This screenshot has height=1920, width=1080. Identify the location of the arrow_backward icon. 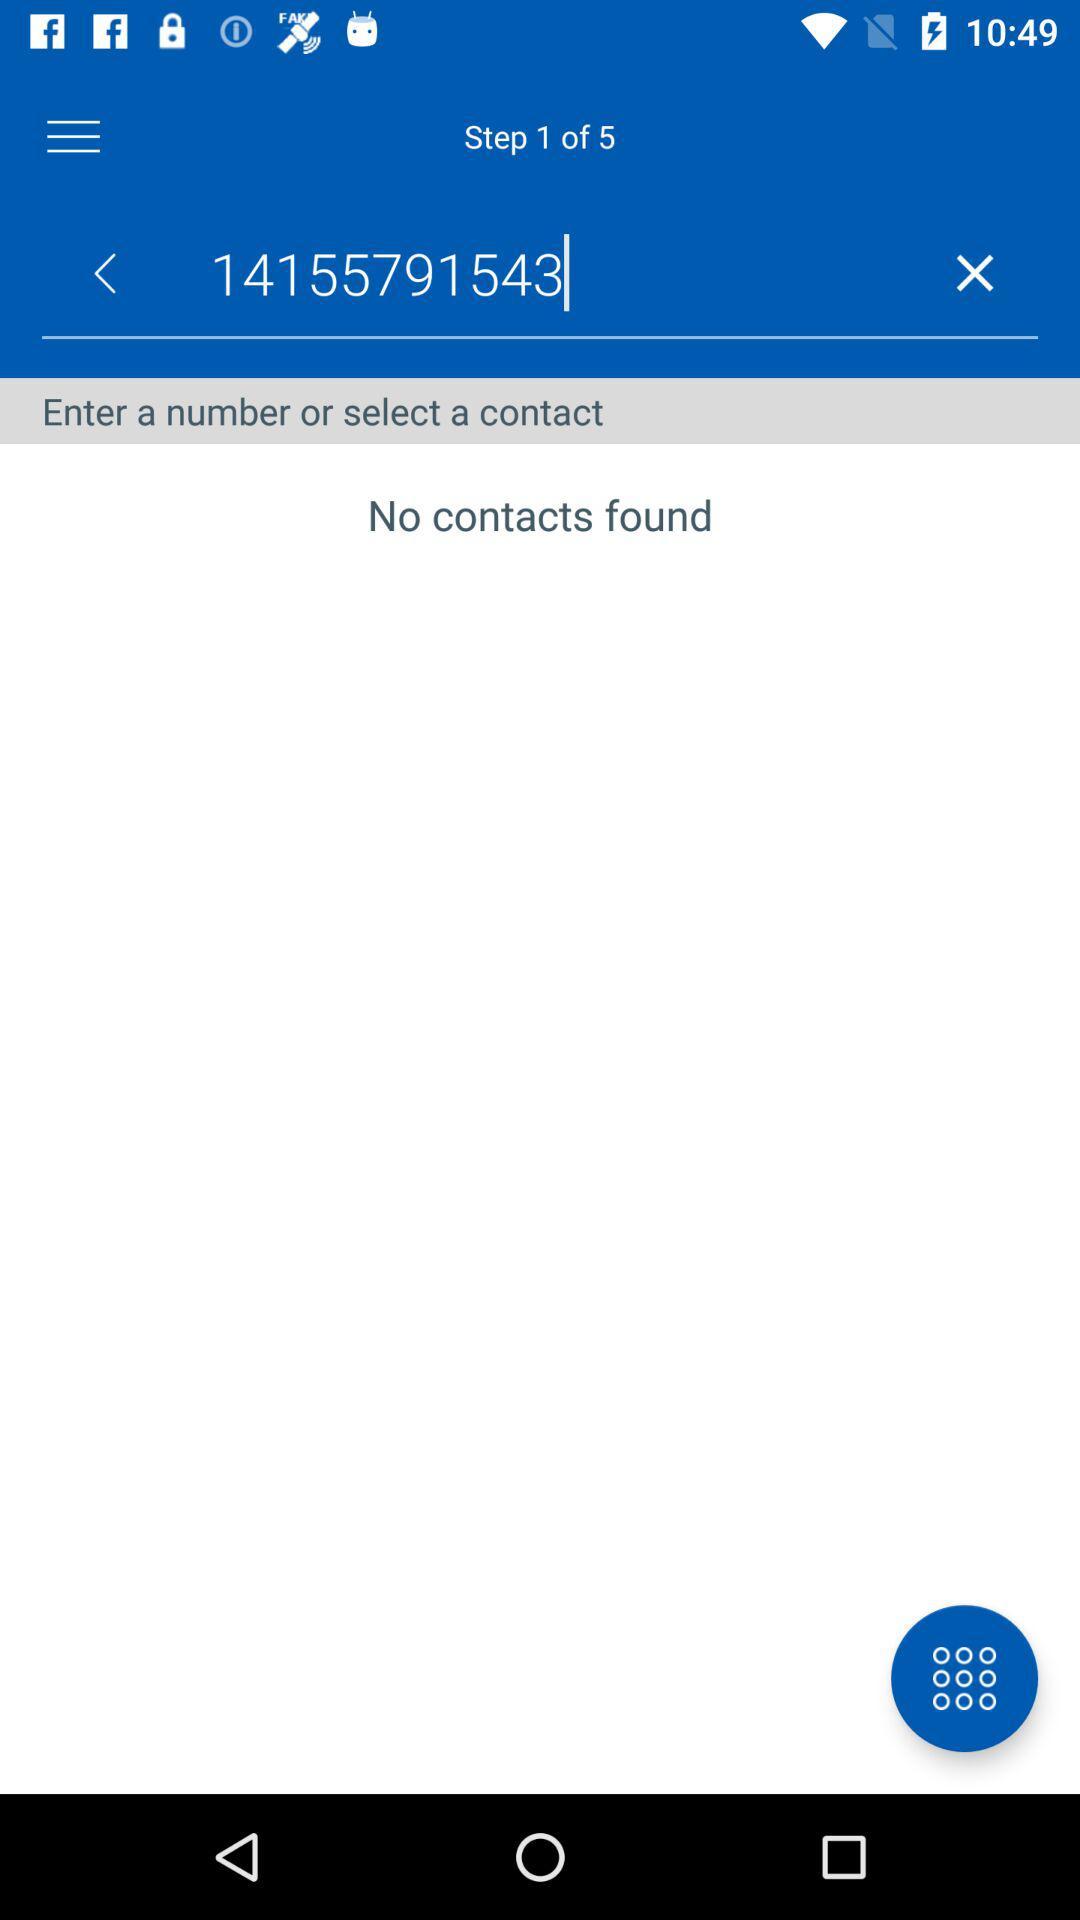
(104, 272).